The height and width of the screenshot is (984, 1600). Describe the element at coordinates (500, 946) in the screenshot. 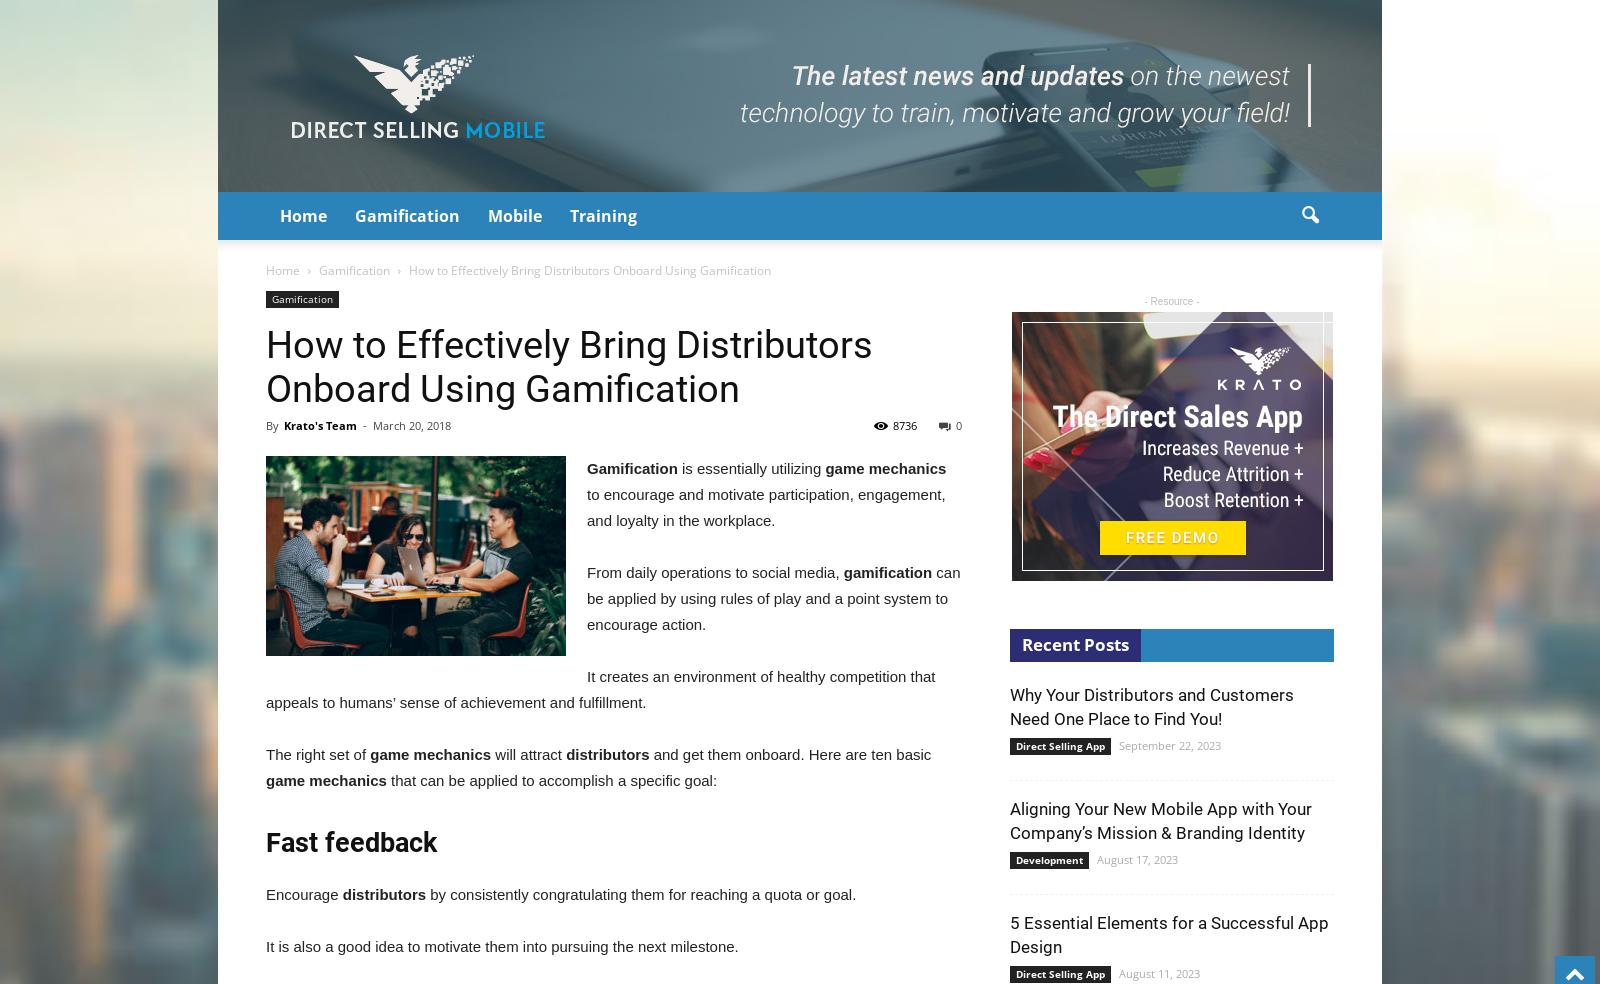

I see `'It is also a good idea to motivate them into pursuing the next milestone.'` at that location.